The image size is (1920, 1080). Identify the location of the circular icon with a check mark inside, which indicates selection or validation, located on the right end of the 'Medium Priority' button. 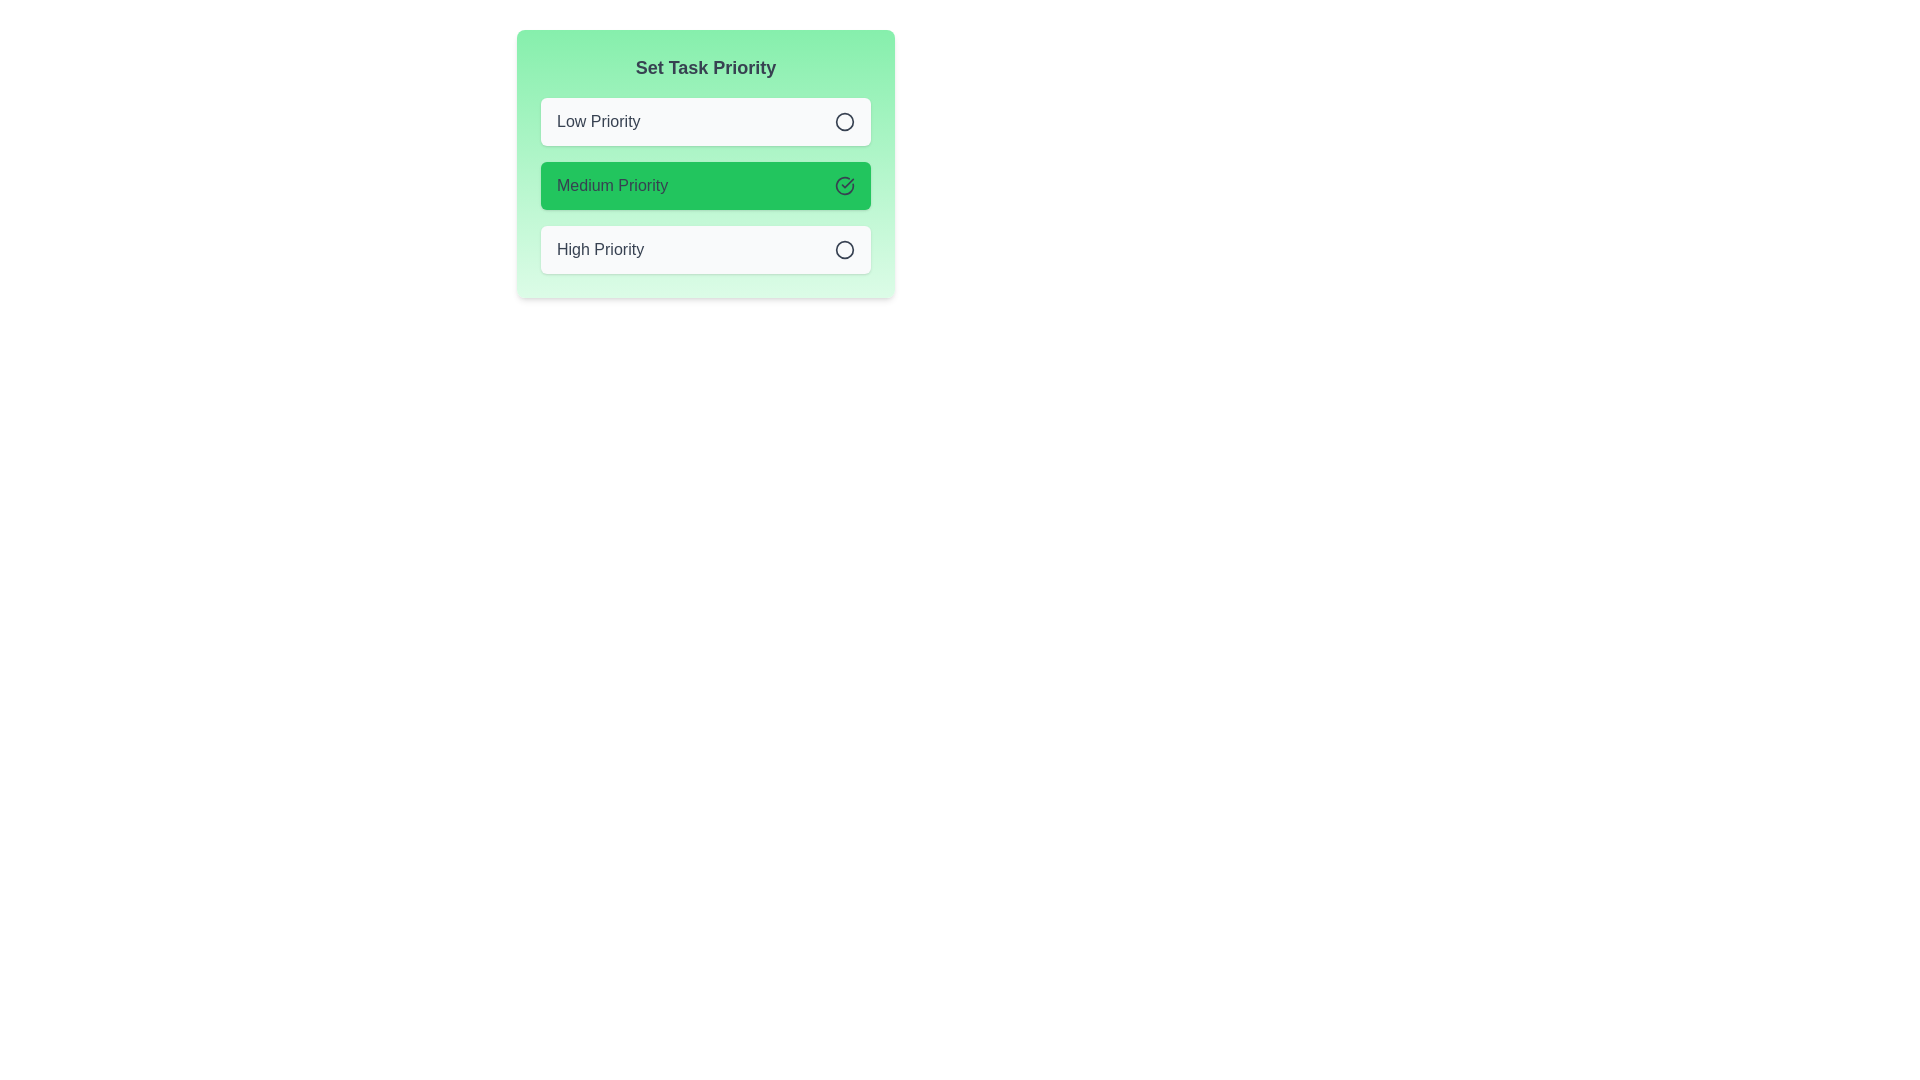
(844, 185).